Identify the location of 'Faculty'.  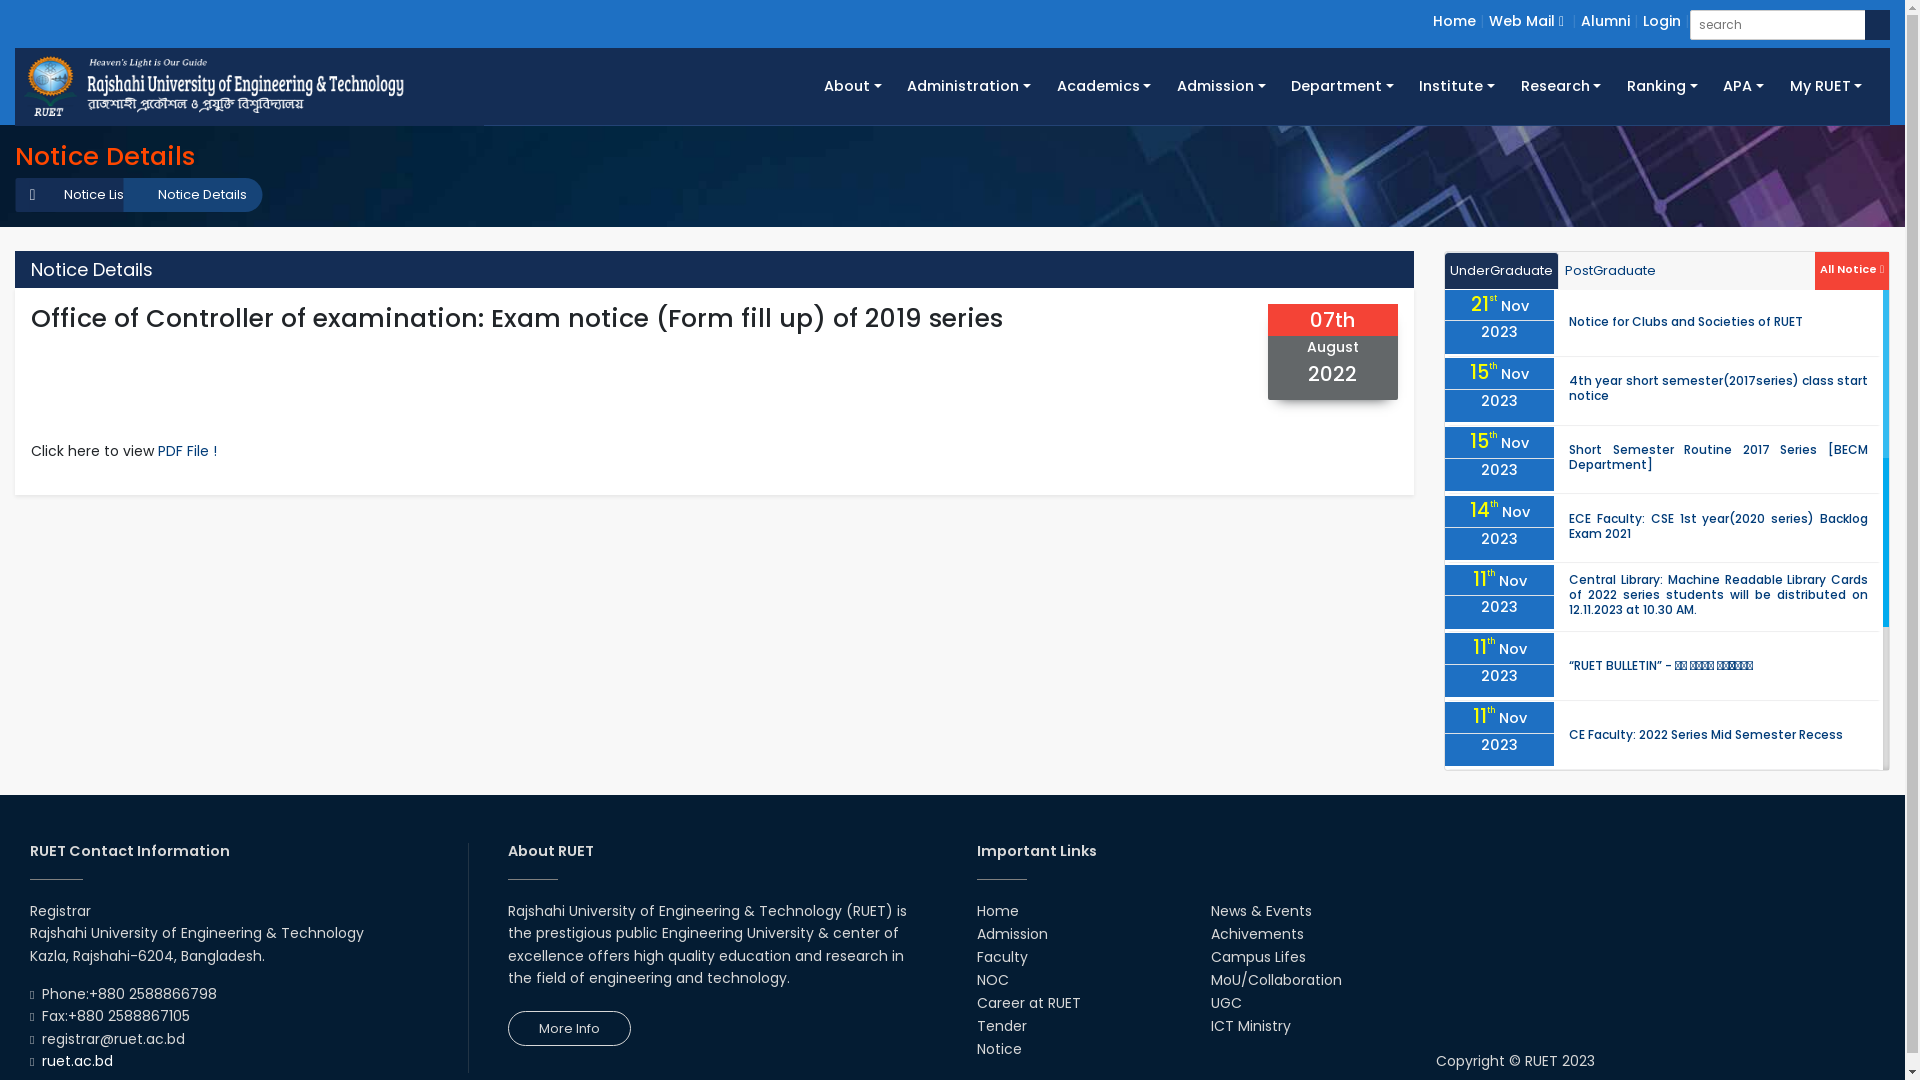
(1001, 955).